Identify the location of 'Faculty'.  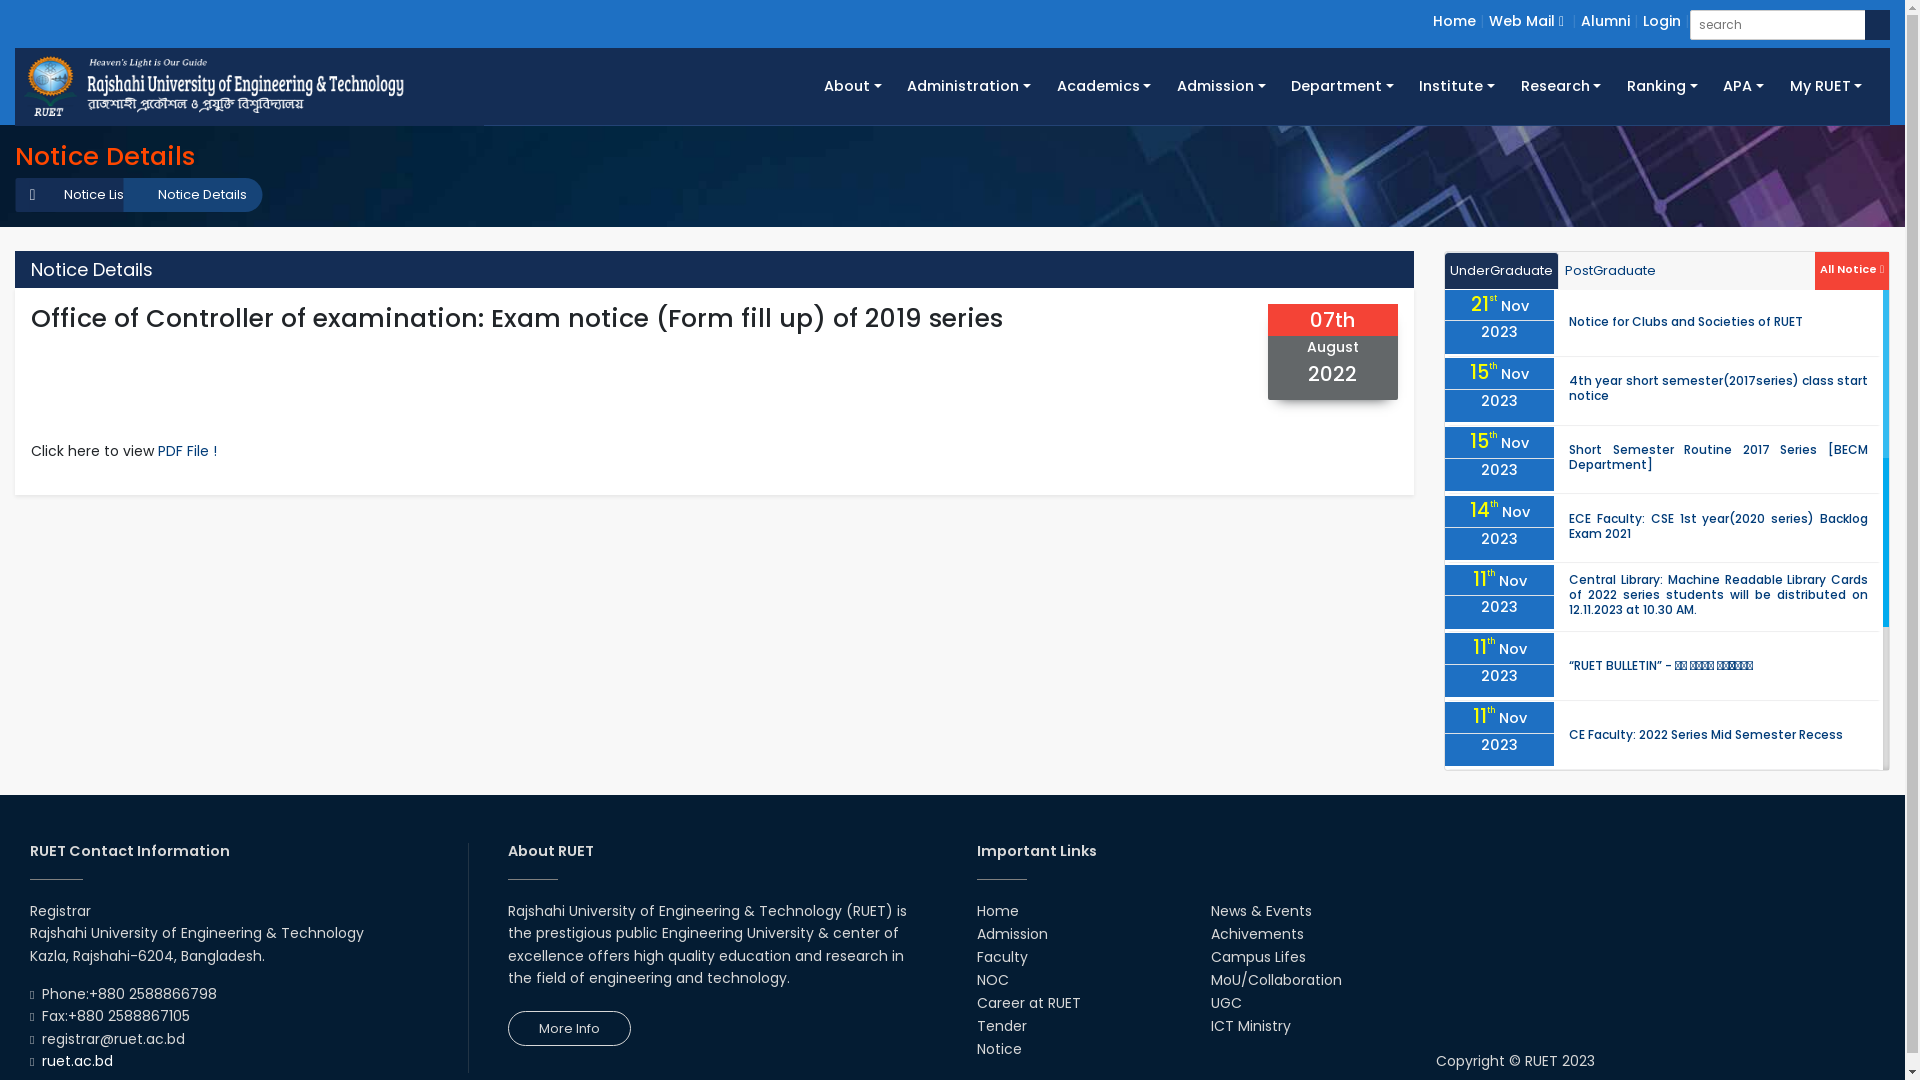
(1001, 955).